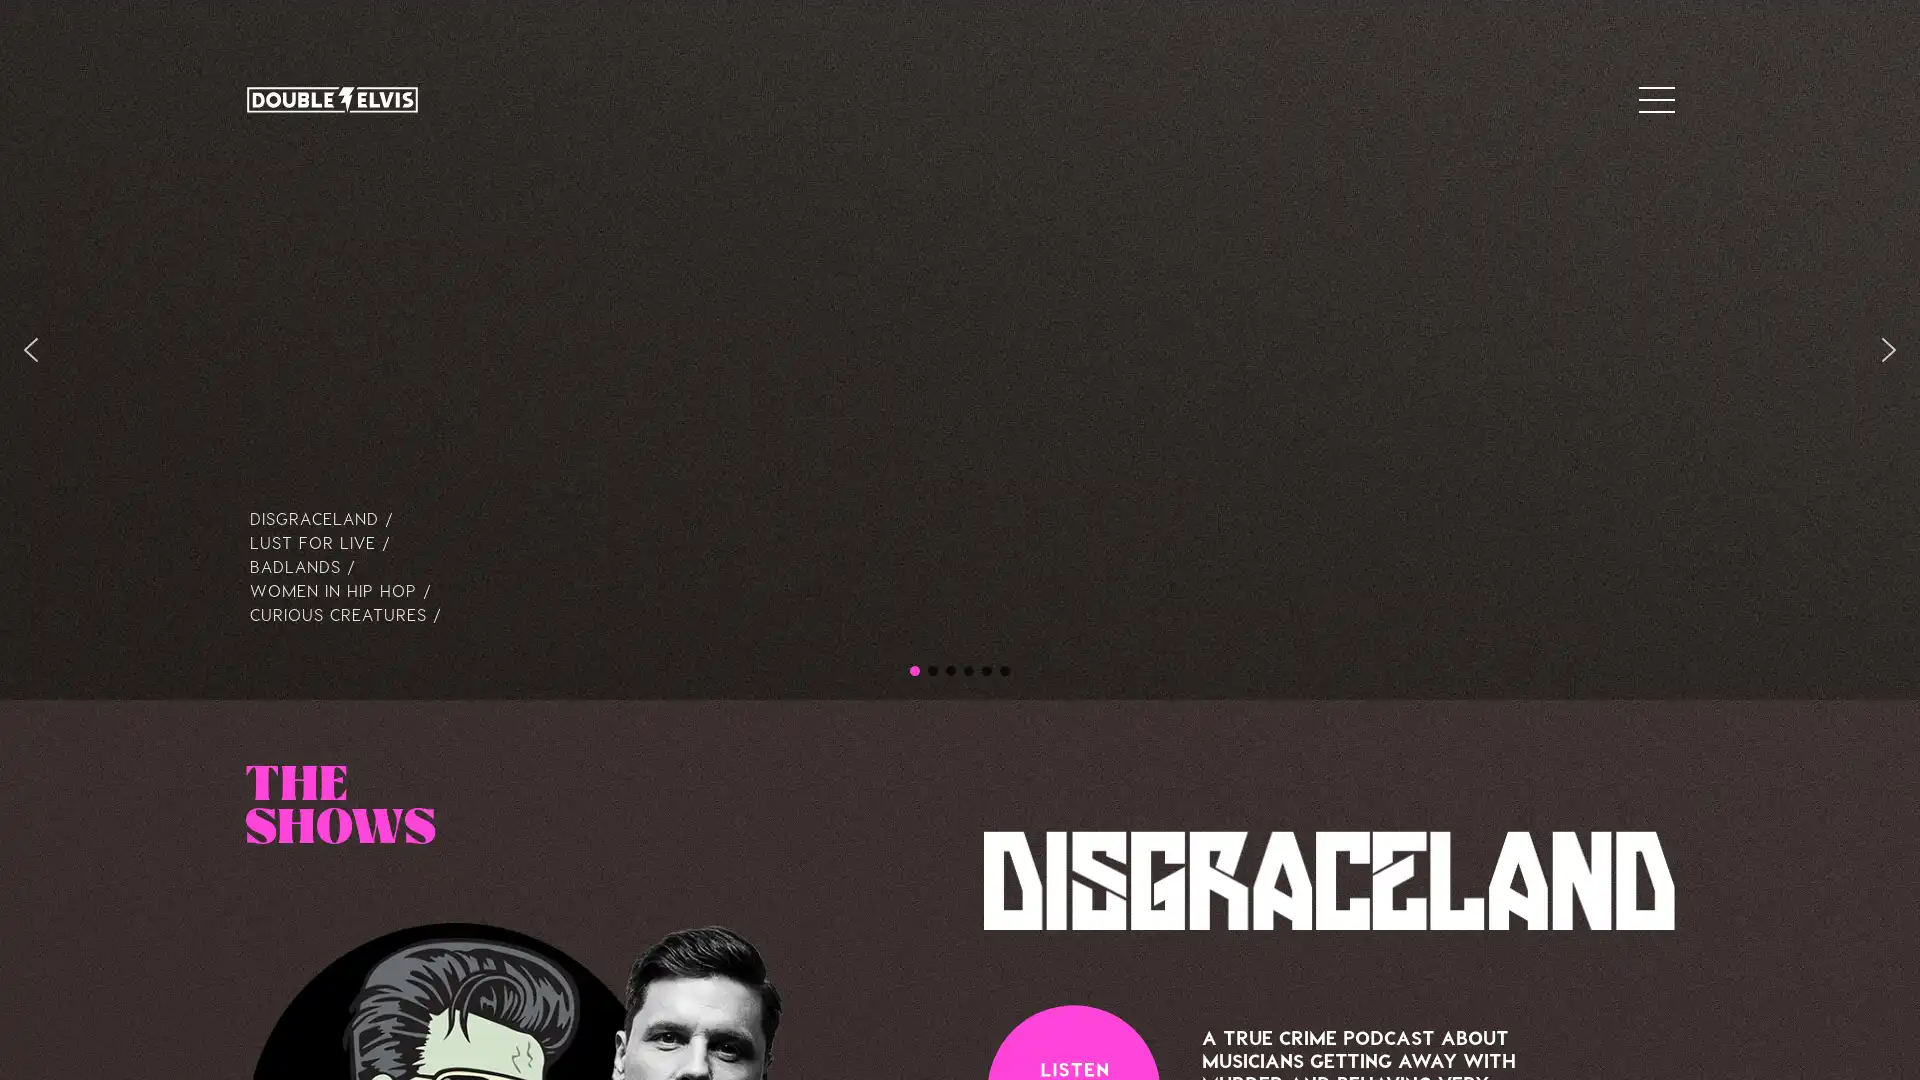  I want to click on Badlands hero, so click(969, 671).